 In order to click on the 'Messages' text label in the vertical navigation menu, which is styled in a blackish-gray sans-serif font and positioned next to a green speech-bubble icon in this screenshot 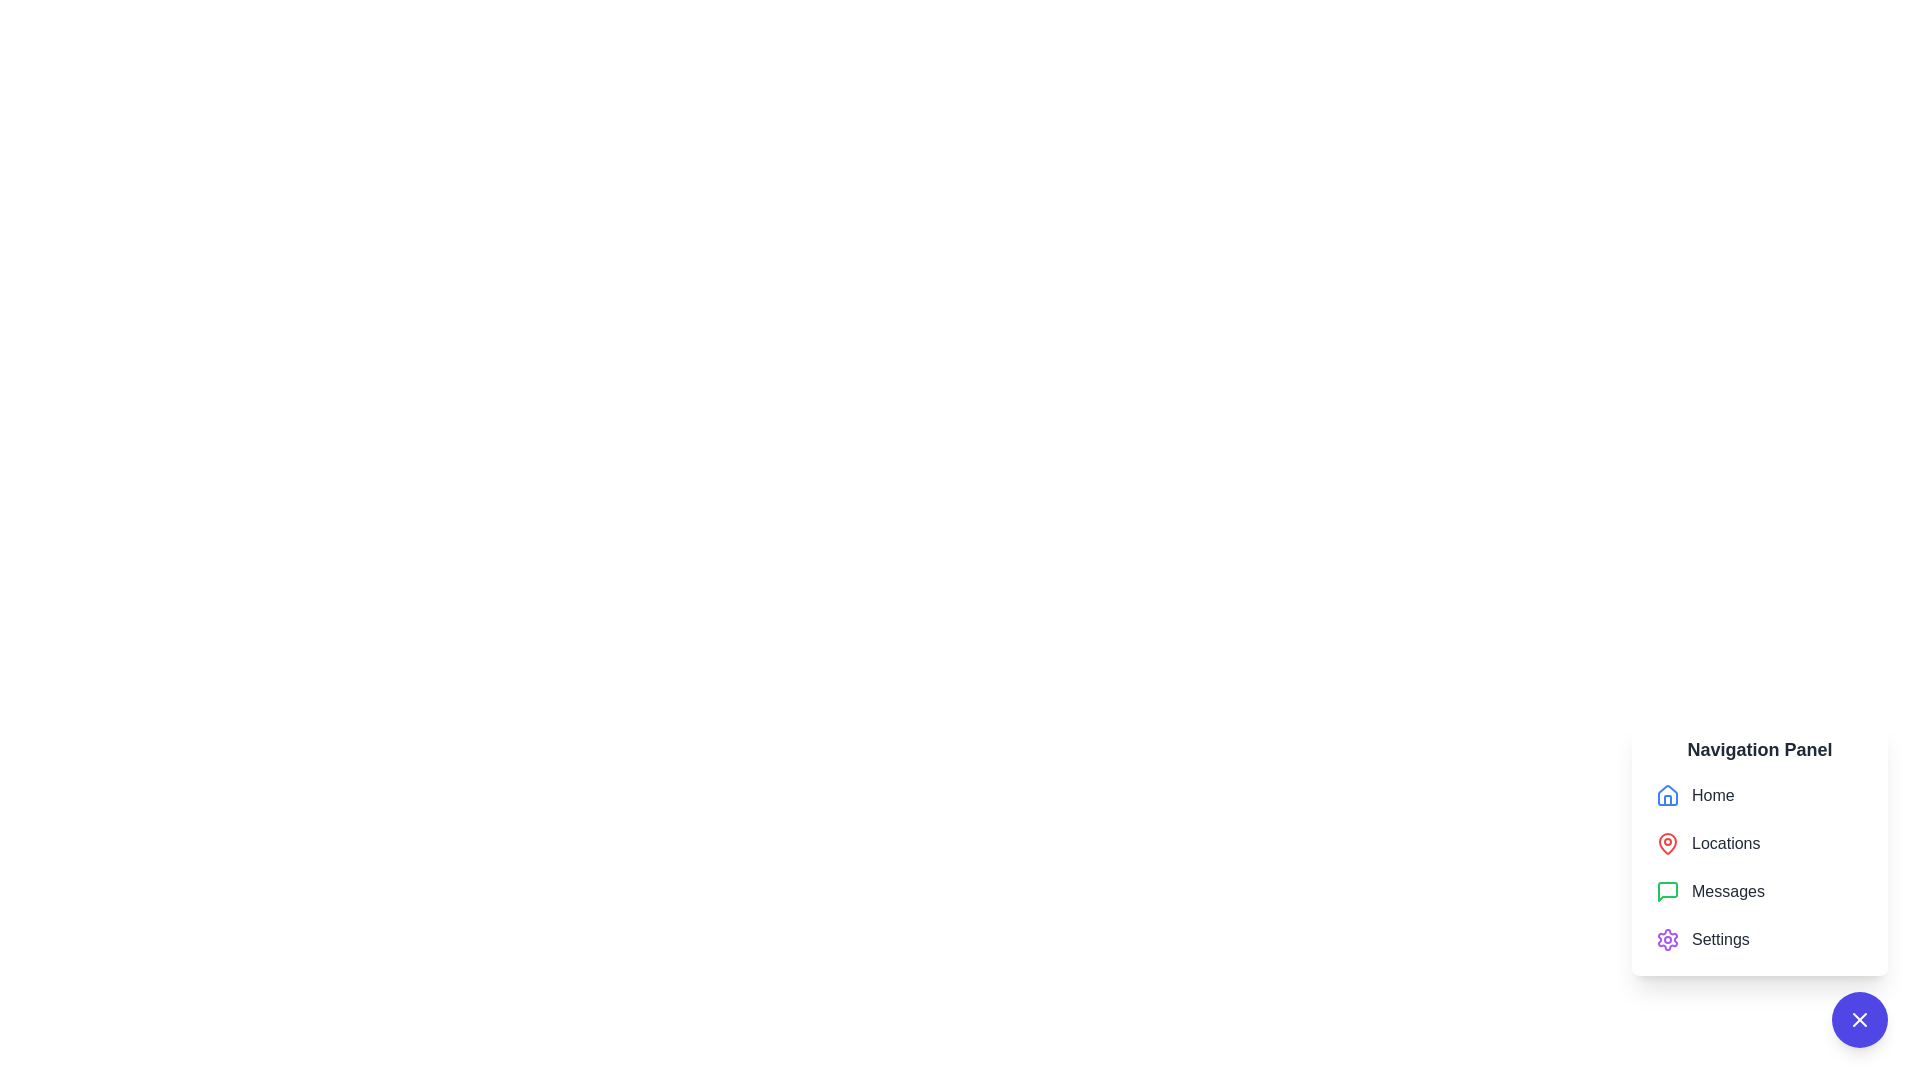, I will do `click(1727, 890)`.